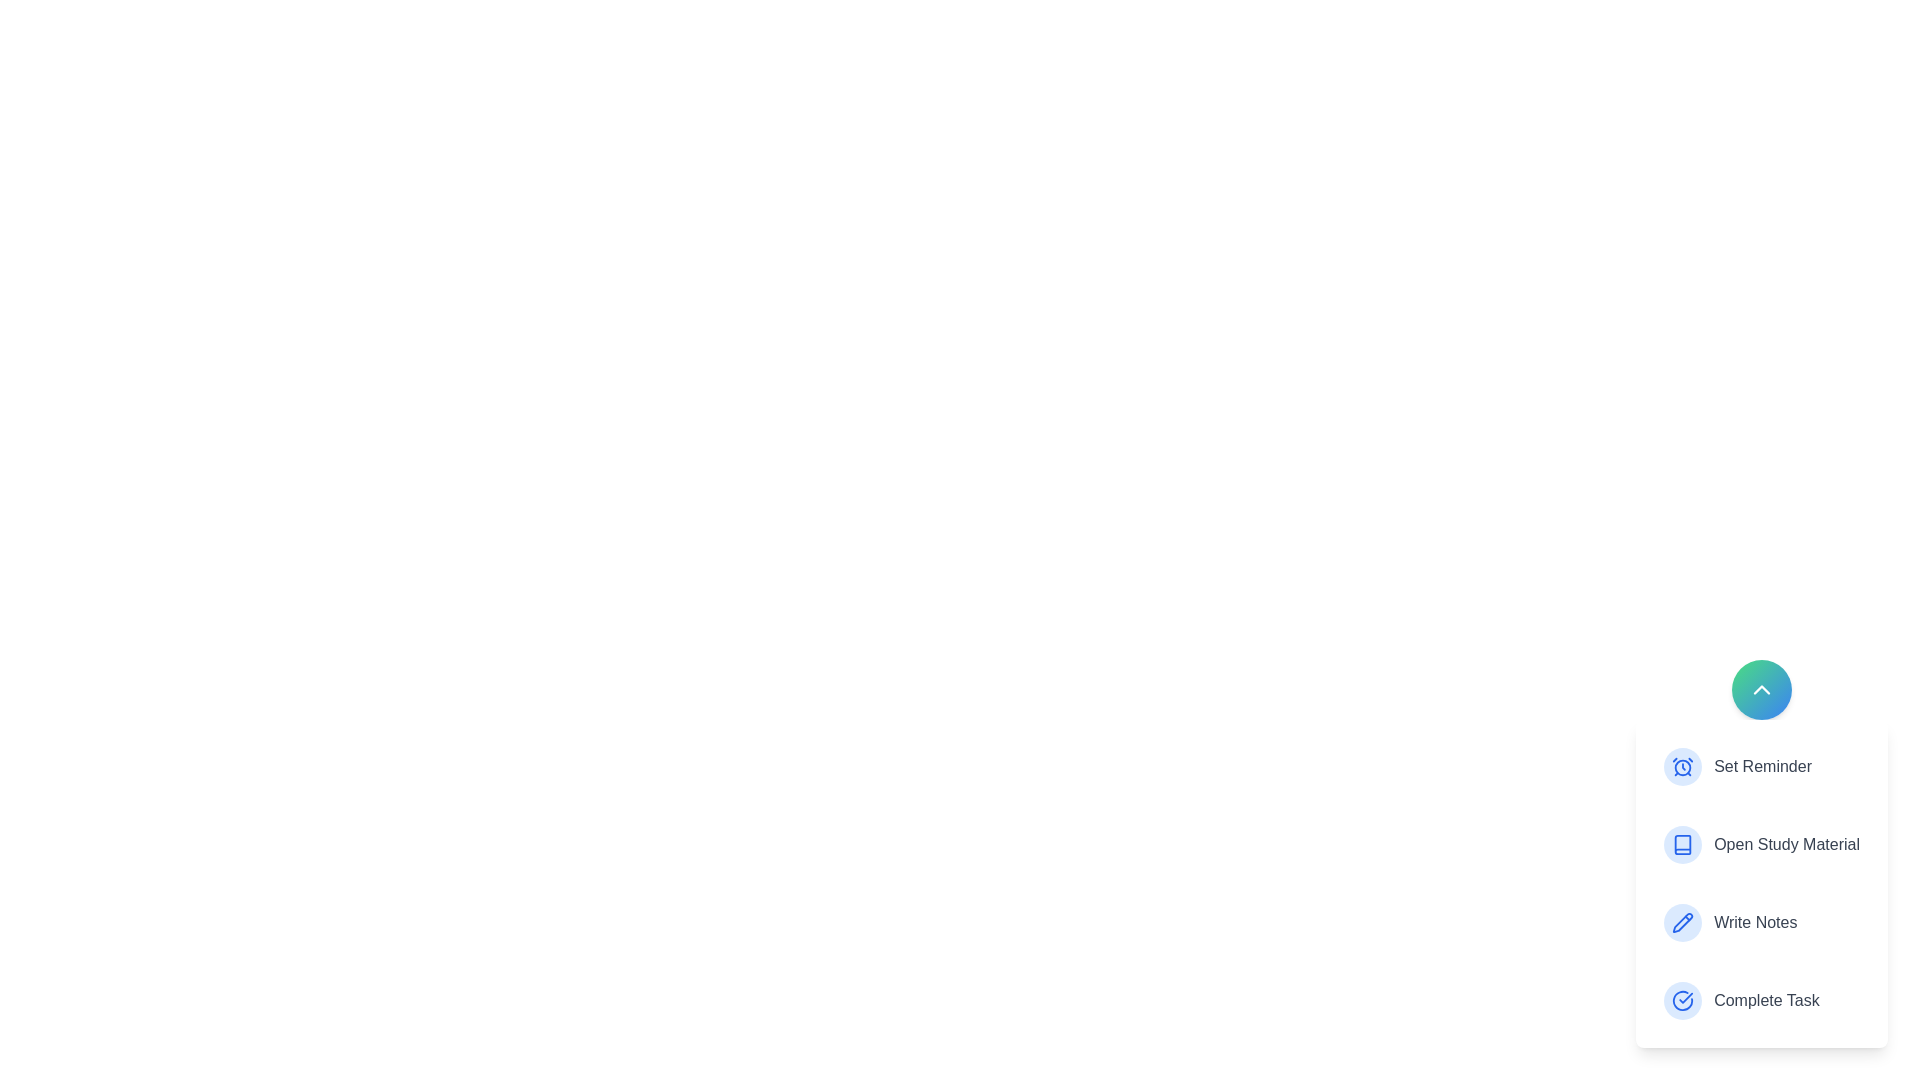 The image size is (1920, 1080). What do you see at coordinates (1761, 689) in the screenshot?
I see `toggle button to close the menu` at bounding box center [1761, 689].